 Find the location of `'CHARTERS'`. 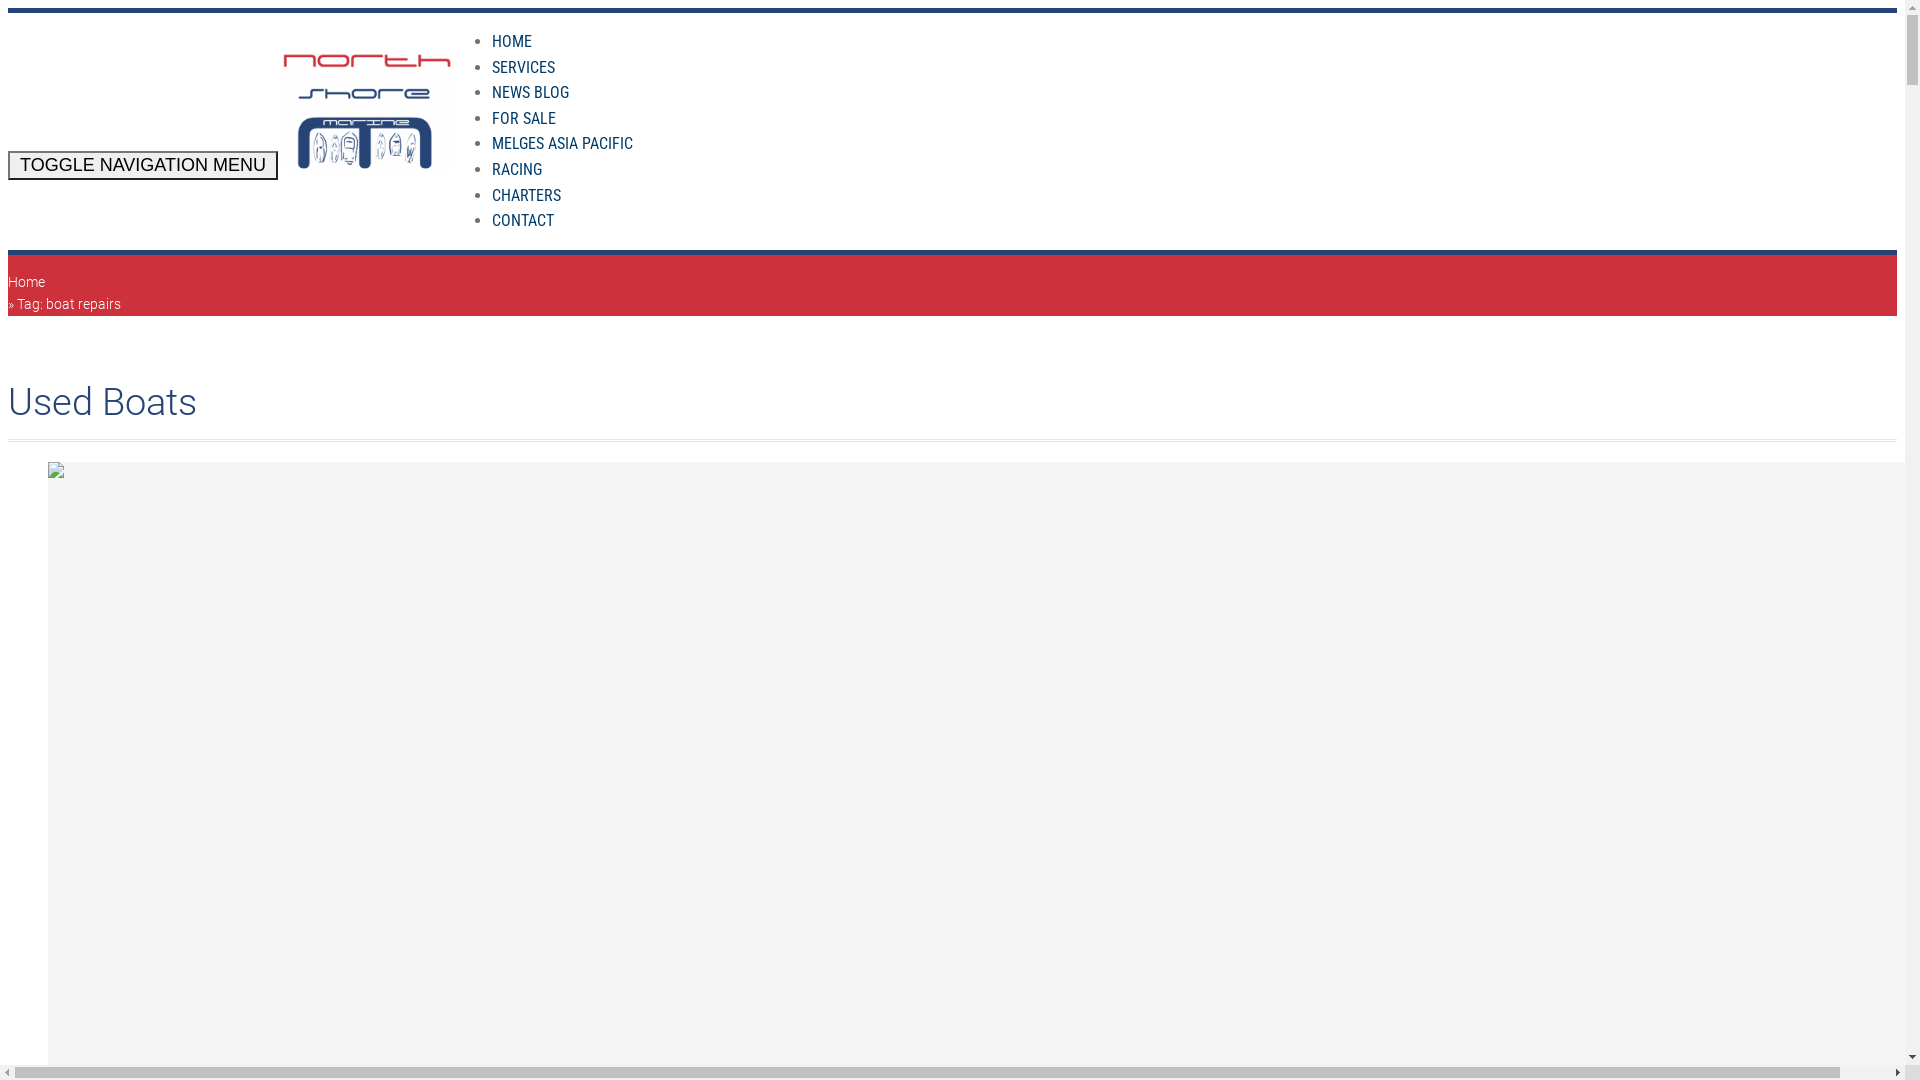

'CHARTERS' is located at coordinates (526, 195).